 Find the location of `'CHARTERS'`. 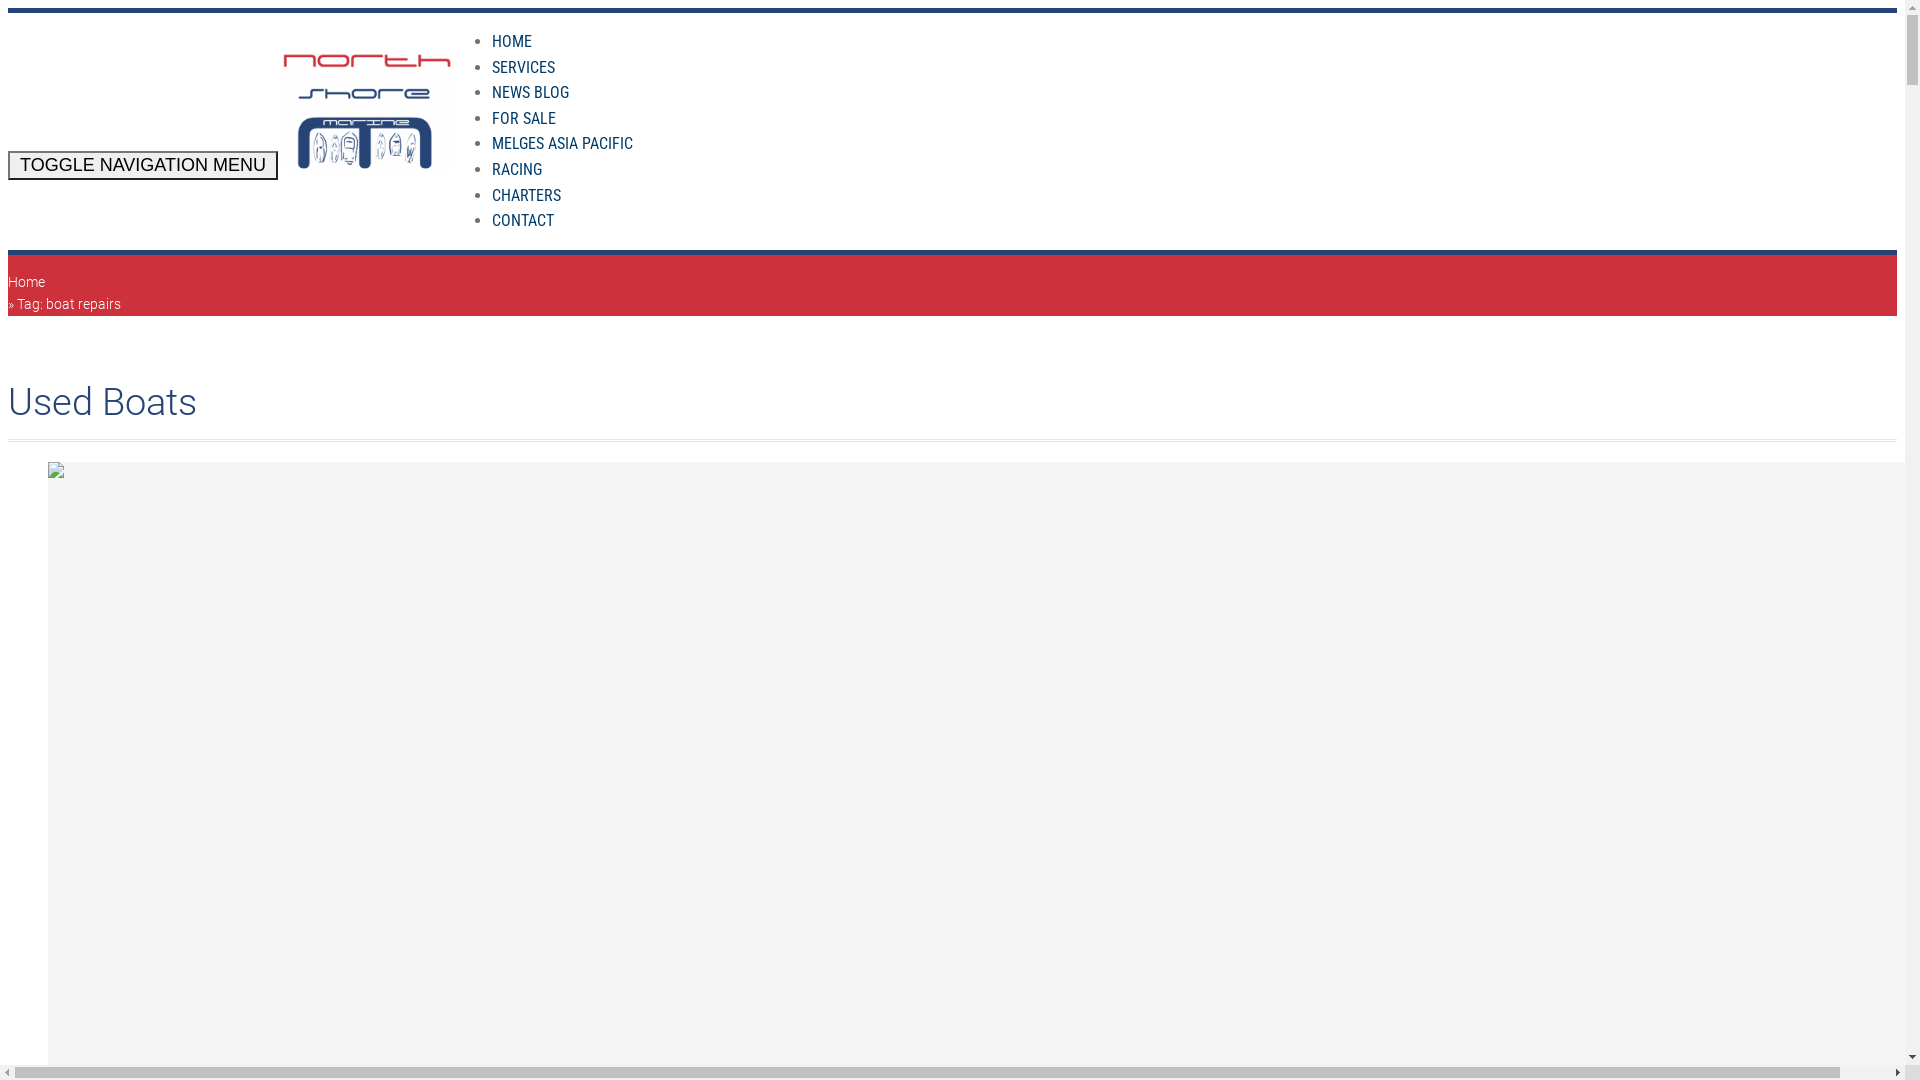

'CHARTERS' is located at coordinates (526, 195).